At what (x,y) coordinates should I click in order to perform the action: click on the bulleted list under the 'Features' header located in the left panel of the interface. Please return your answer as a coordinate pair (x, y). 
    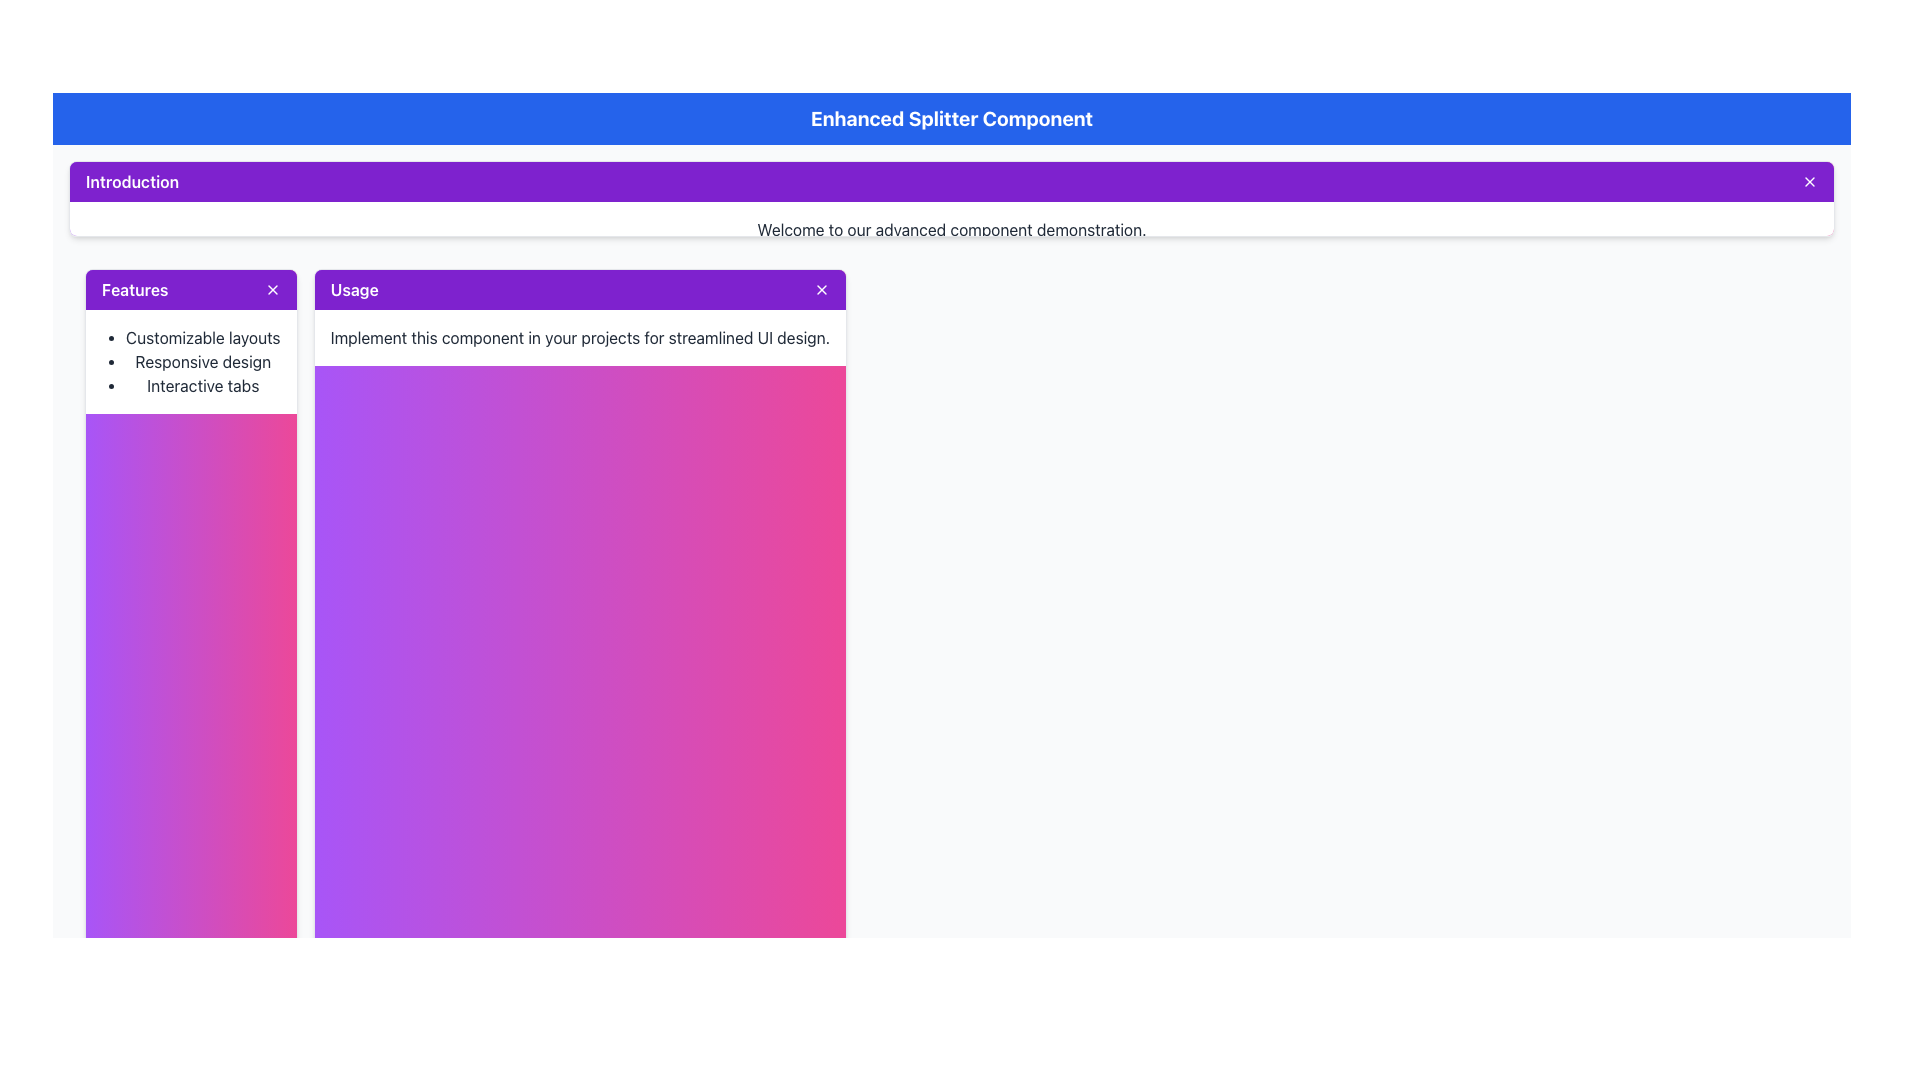
    Looking at the image, I should click on (191, 361).